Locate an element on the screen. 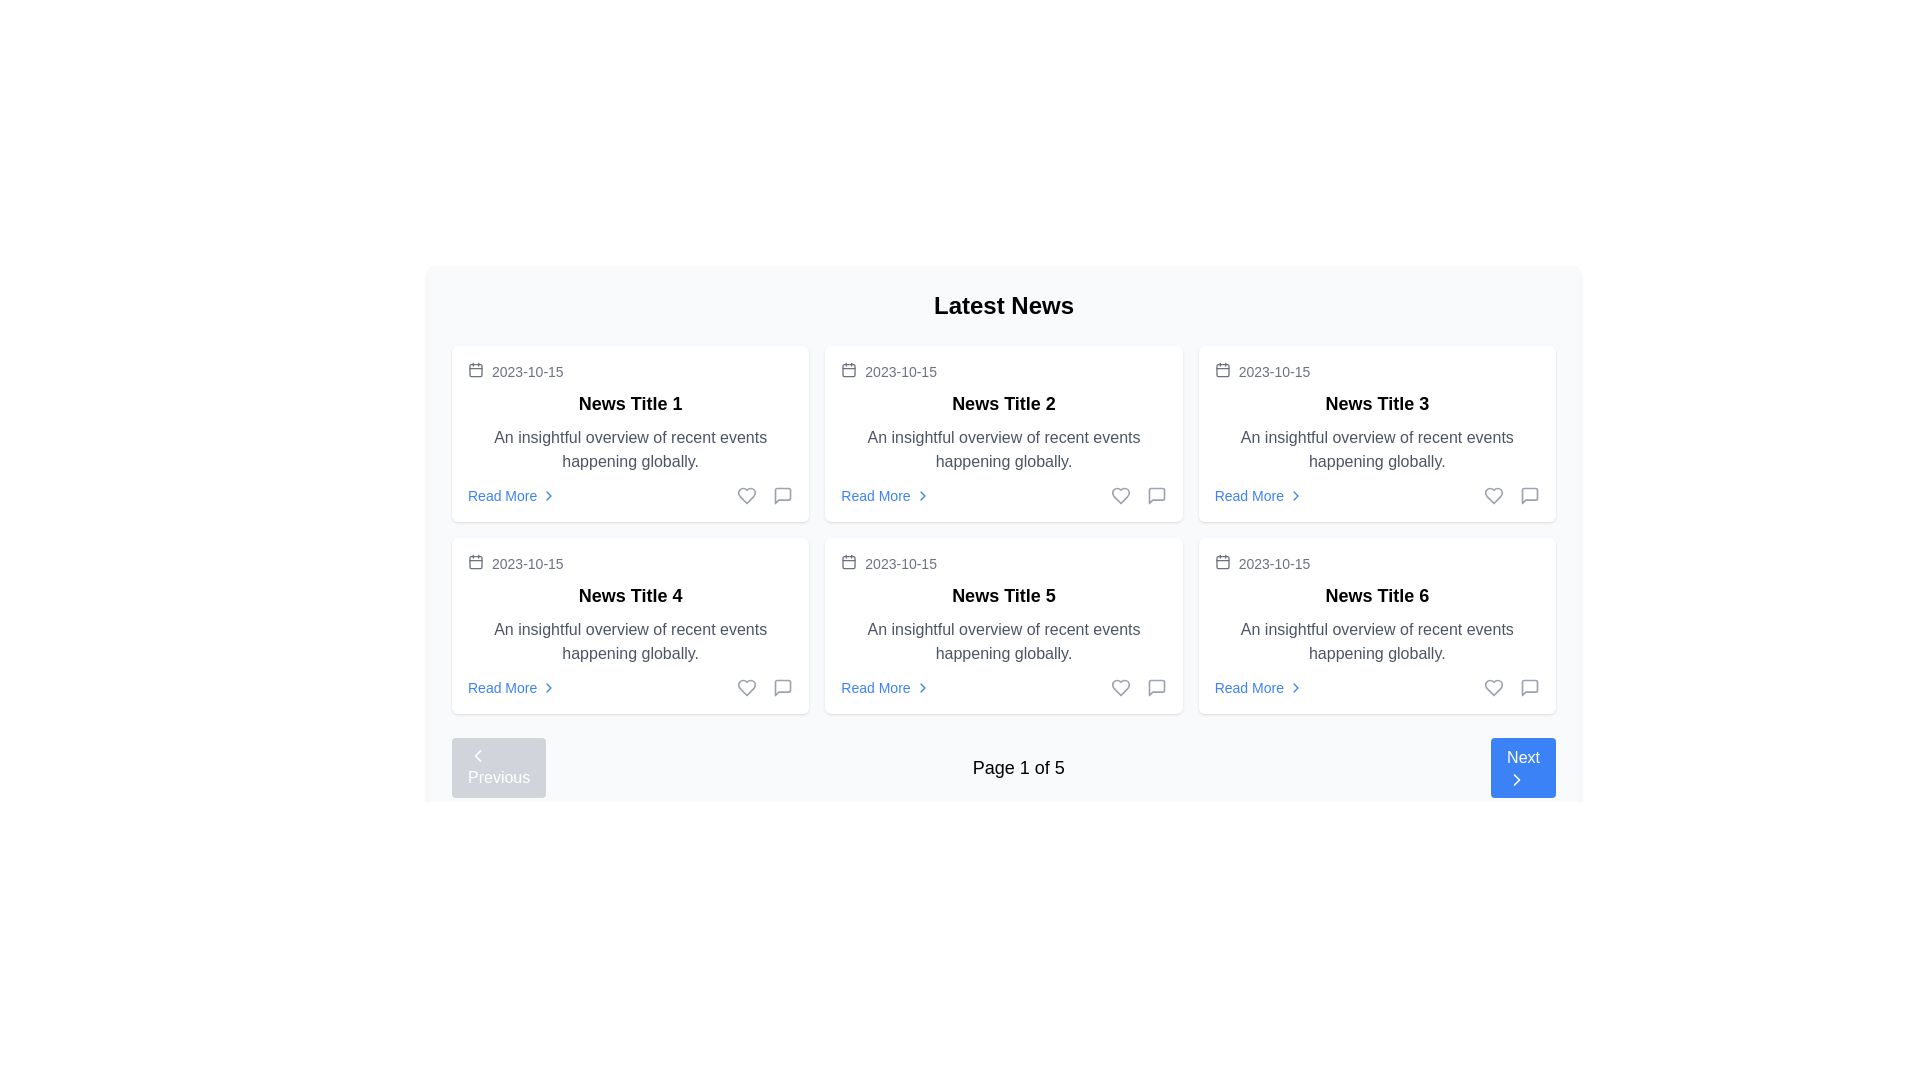 The height and width of the screenshot is (1080, 1920). the hyperlink located beneath 'News Title 2' in the 'Latest News' section is located at coordinates (884, 495).